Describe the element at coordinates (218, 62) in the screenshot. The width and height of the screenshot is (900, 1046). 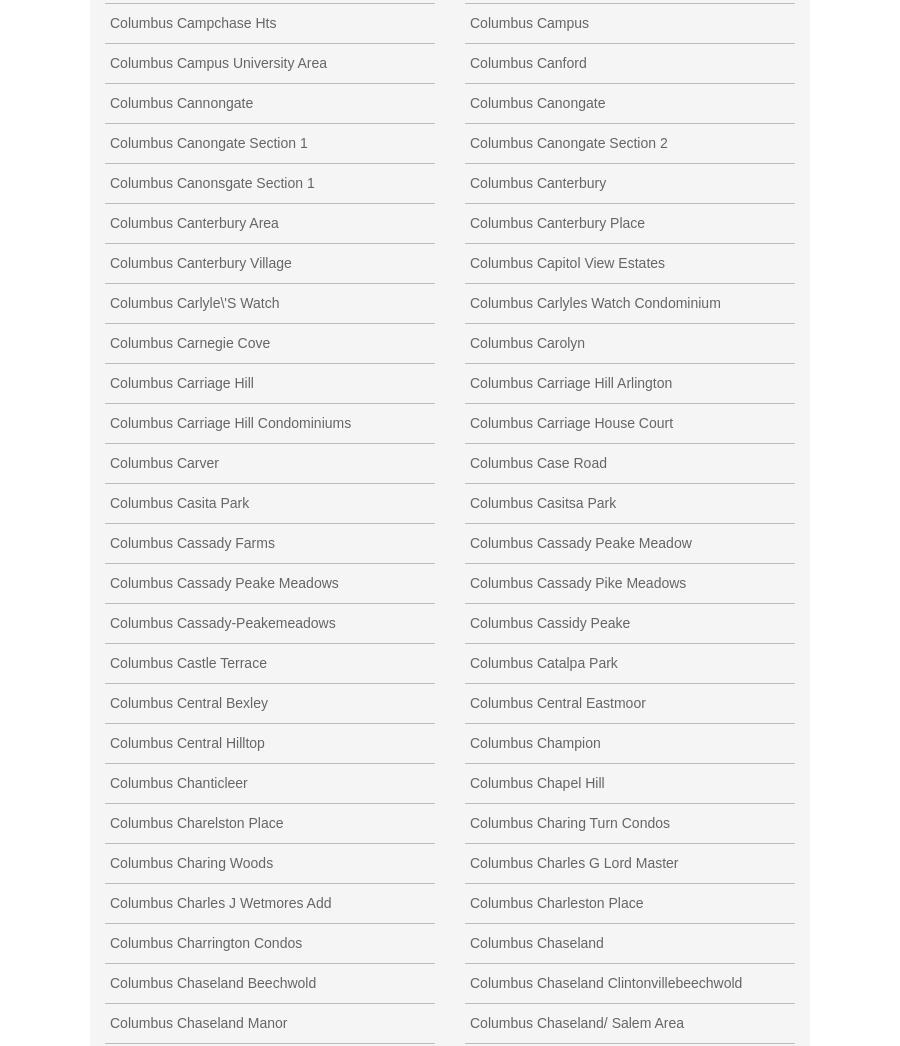
I see `'Columbus Campus University Area'` at that location.